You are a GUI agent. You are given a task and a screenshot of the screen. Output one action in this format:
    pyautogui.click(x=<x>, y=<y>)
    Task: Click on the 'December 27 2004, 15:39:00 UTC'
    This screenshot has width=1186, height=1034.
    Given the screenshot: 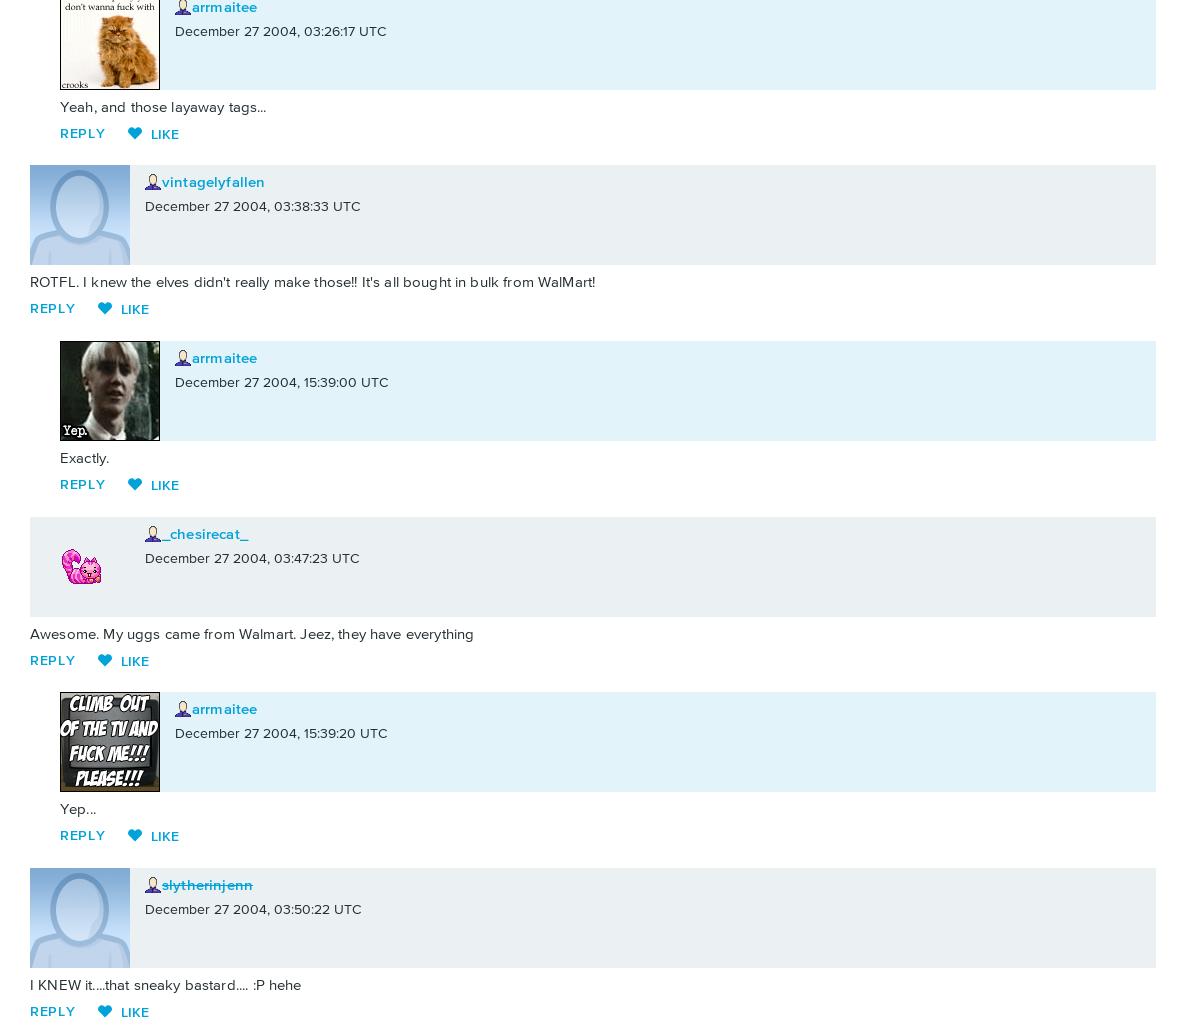 What is the action you would take?
    pyautogui.click(x=280, y=380)
    